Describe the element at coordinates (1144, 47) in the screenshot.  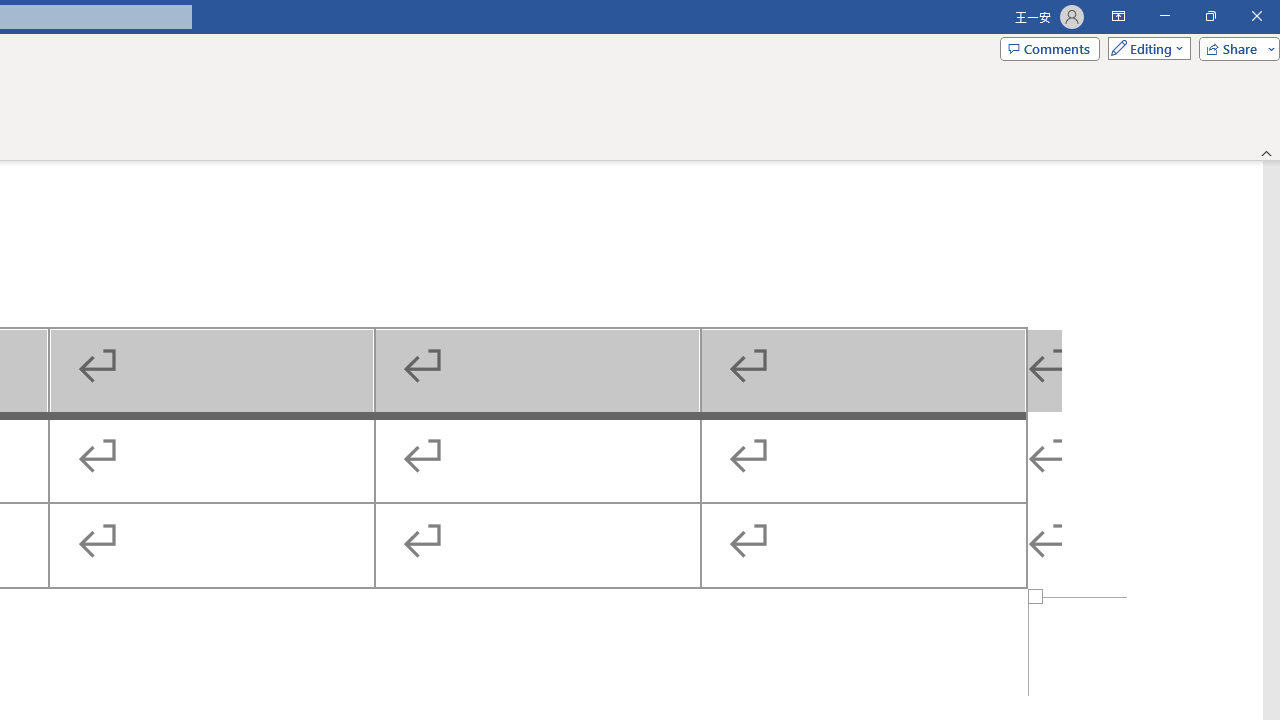
I see `'Editing'` at that location.